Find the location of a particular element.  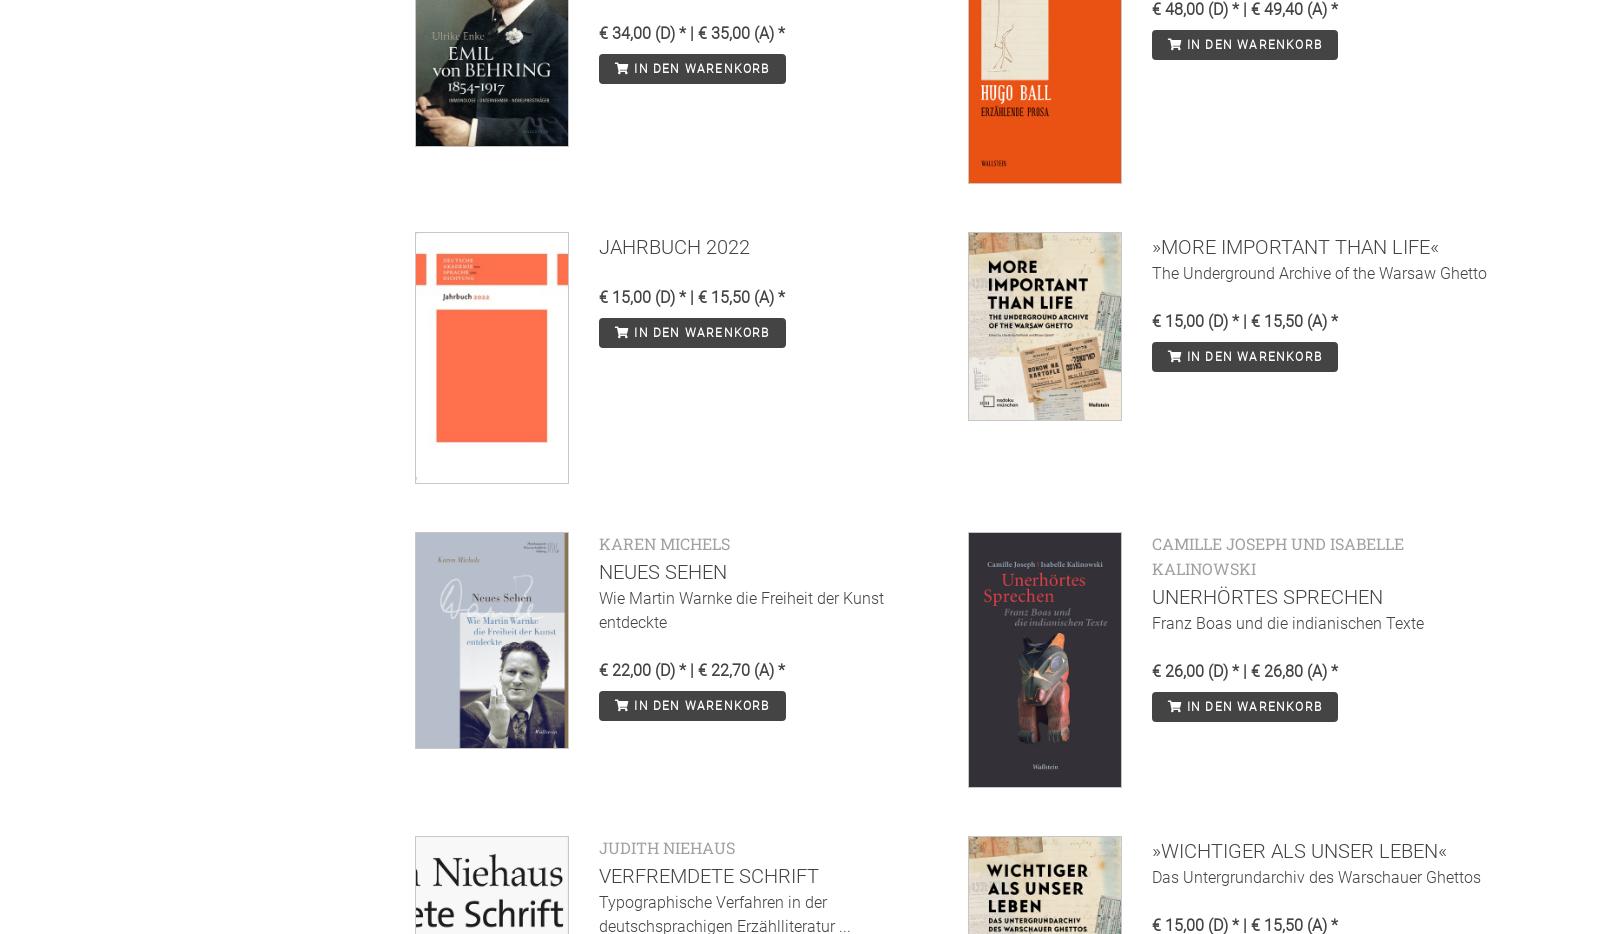

'»More Important than Life«' is located at coordinates (1293, 247).